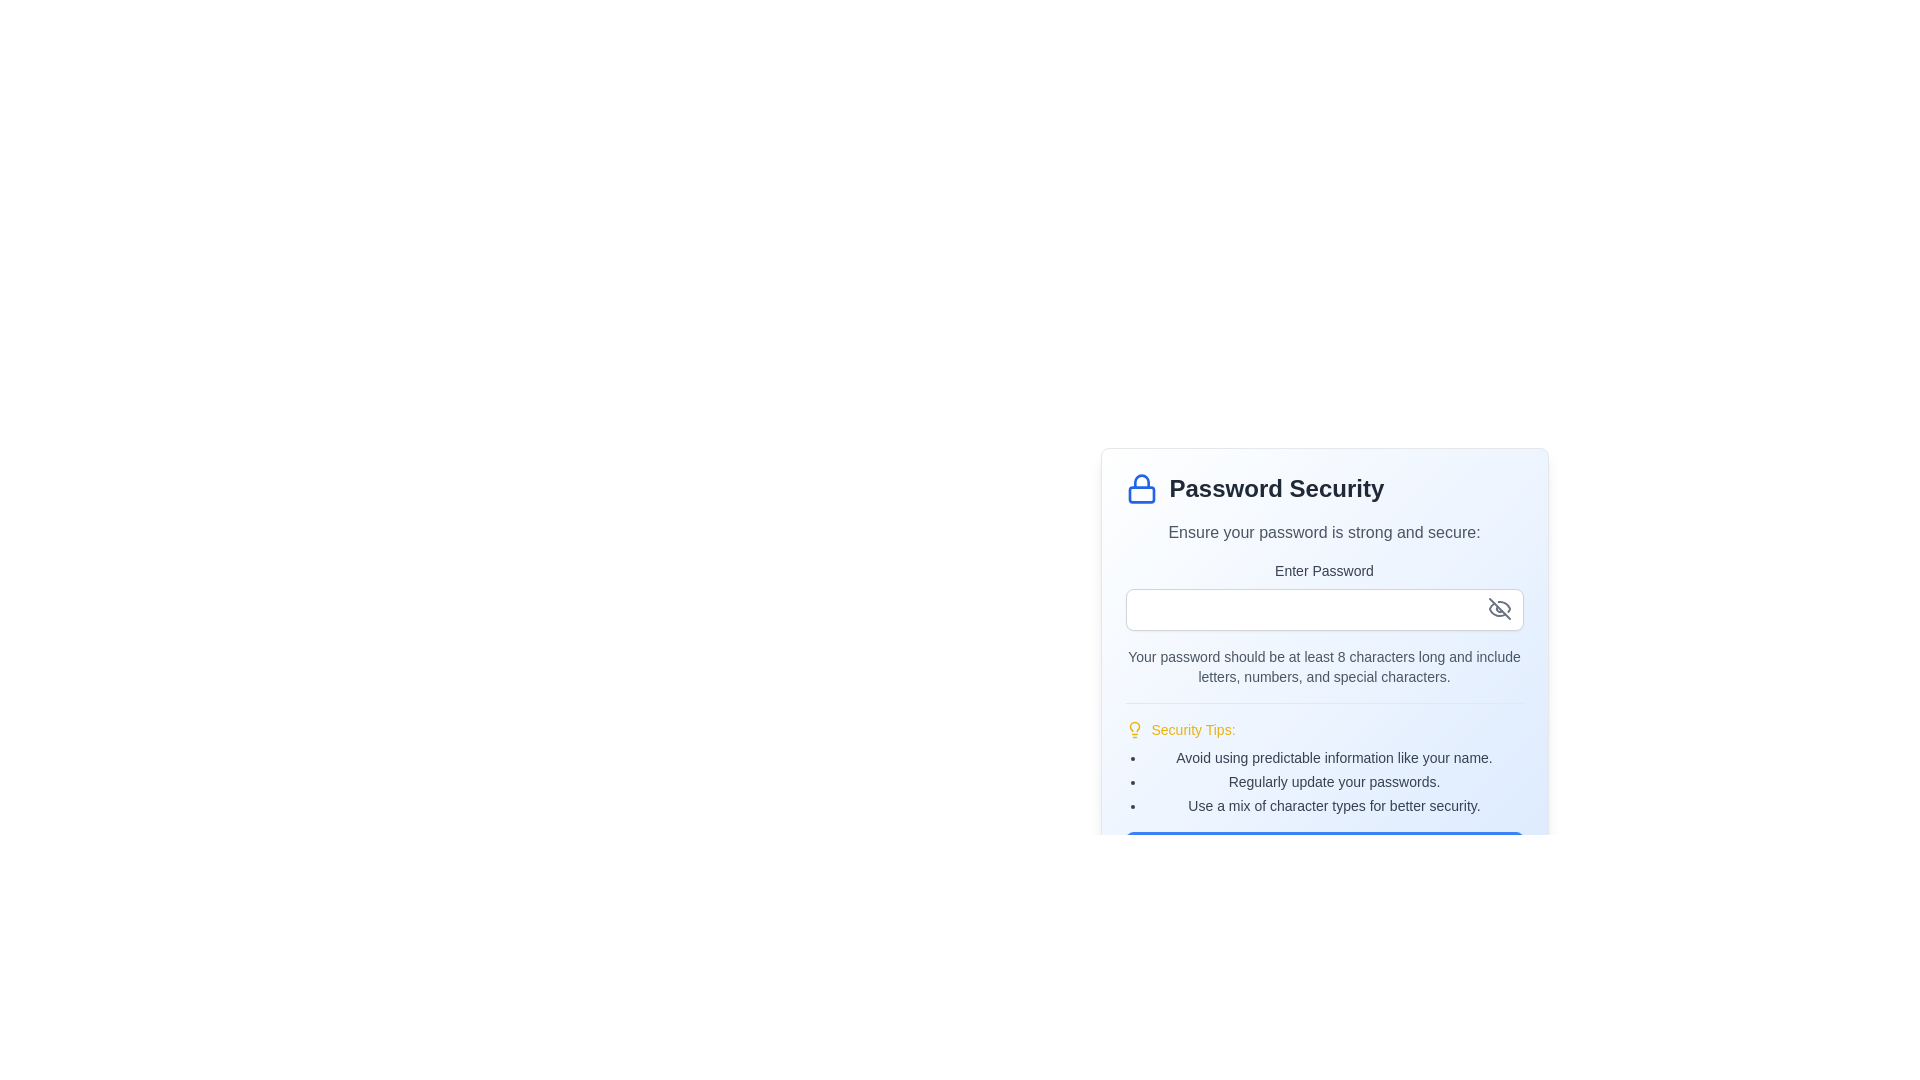  What do you see at coordinates (1141, 489) in the screenshot?
I see `the security icon located to the left of the 'Password Security' section title` at bounding box center [1141, 489].